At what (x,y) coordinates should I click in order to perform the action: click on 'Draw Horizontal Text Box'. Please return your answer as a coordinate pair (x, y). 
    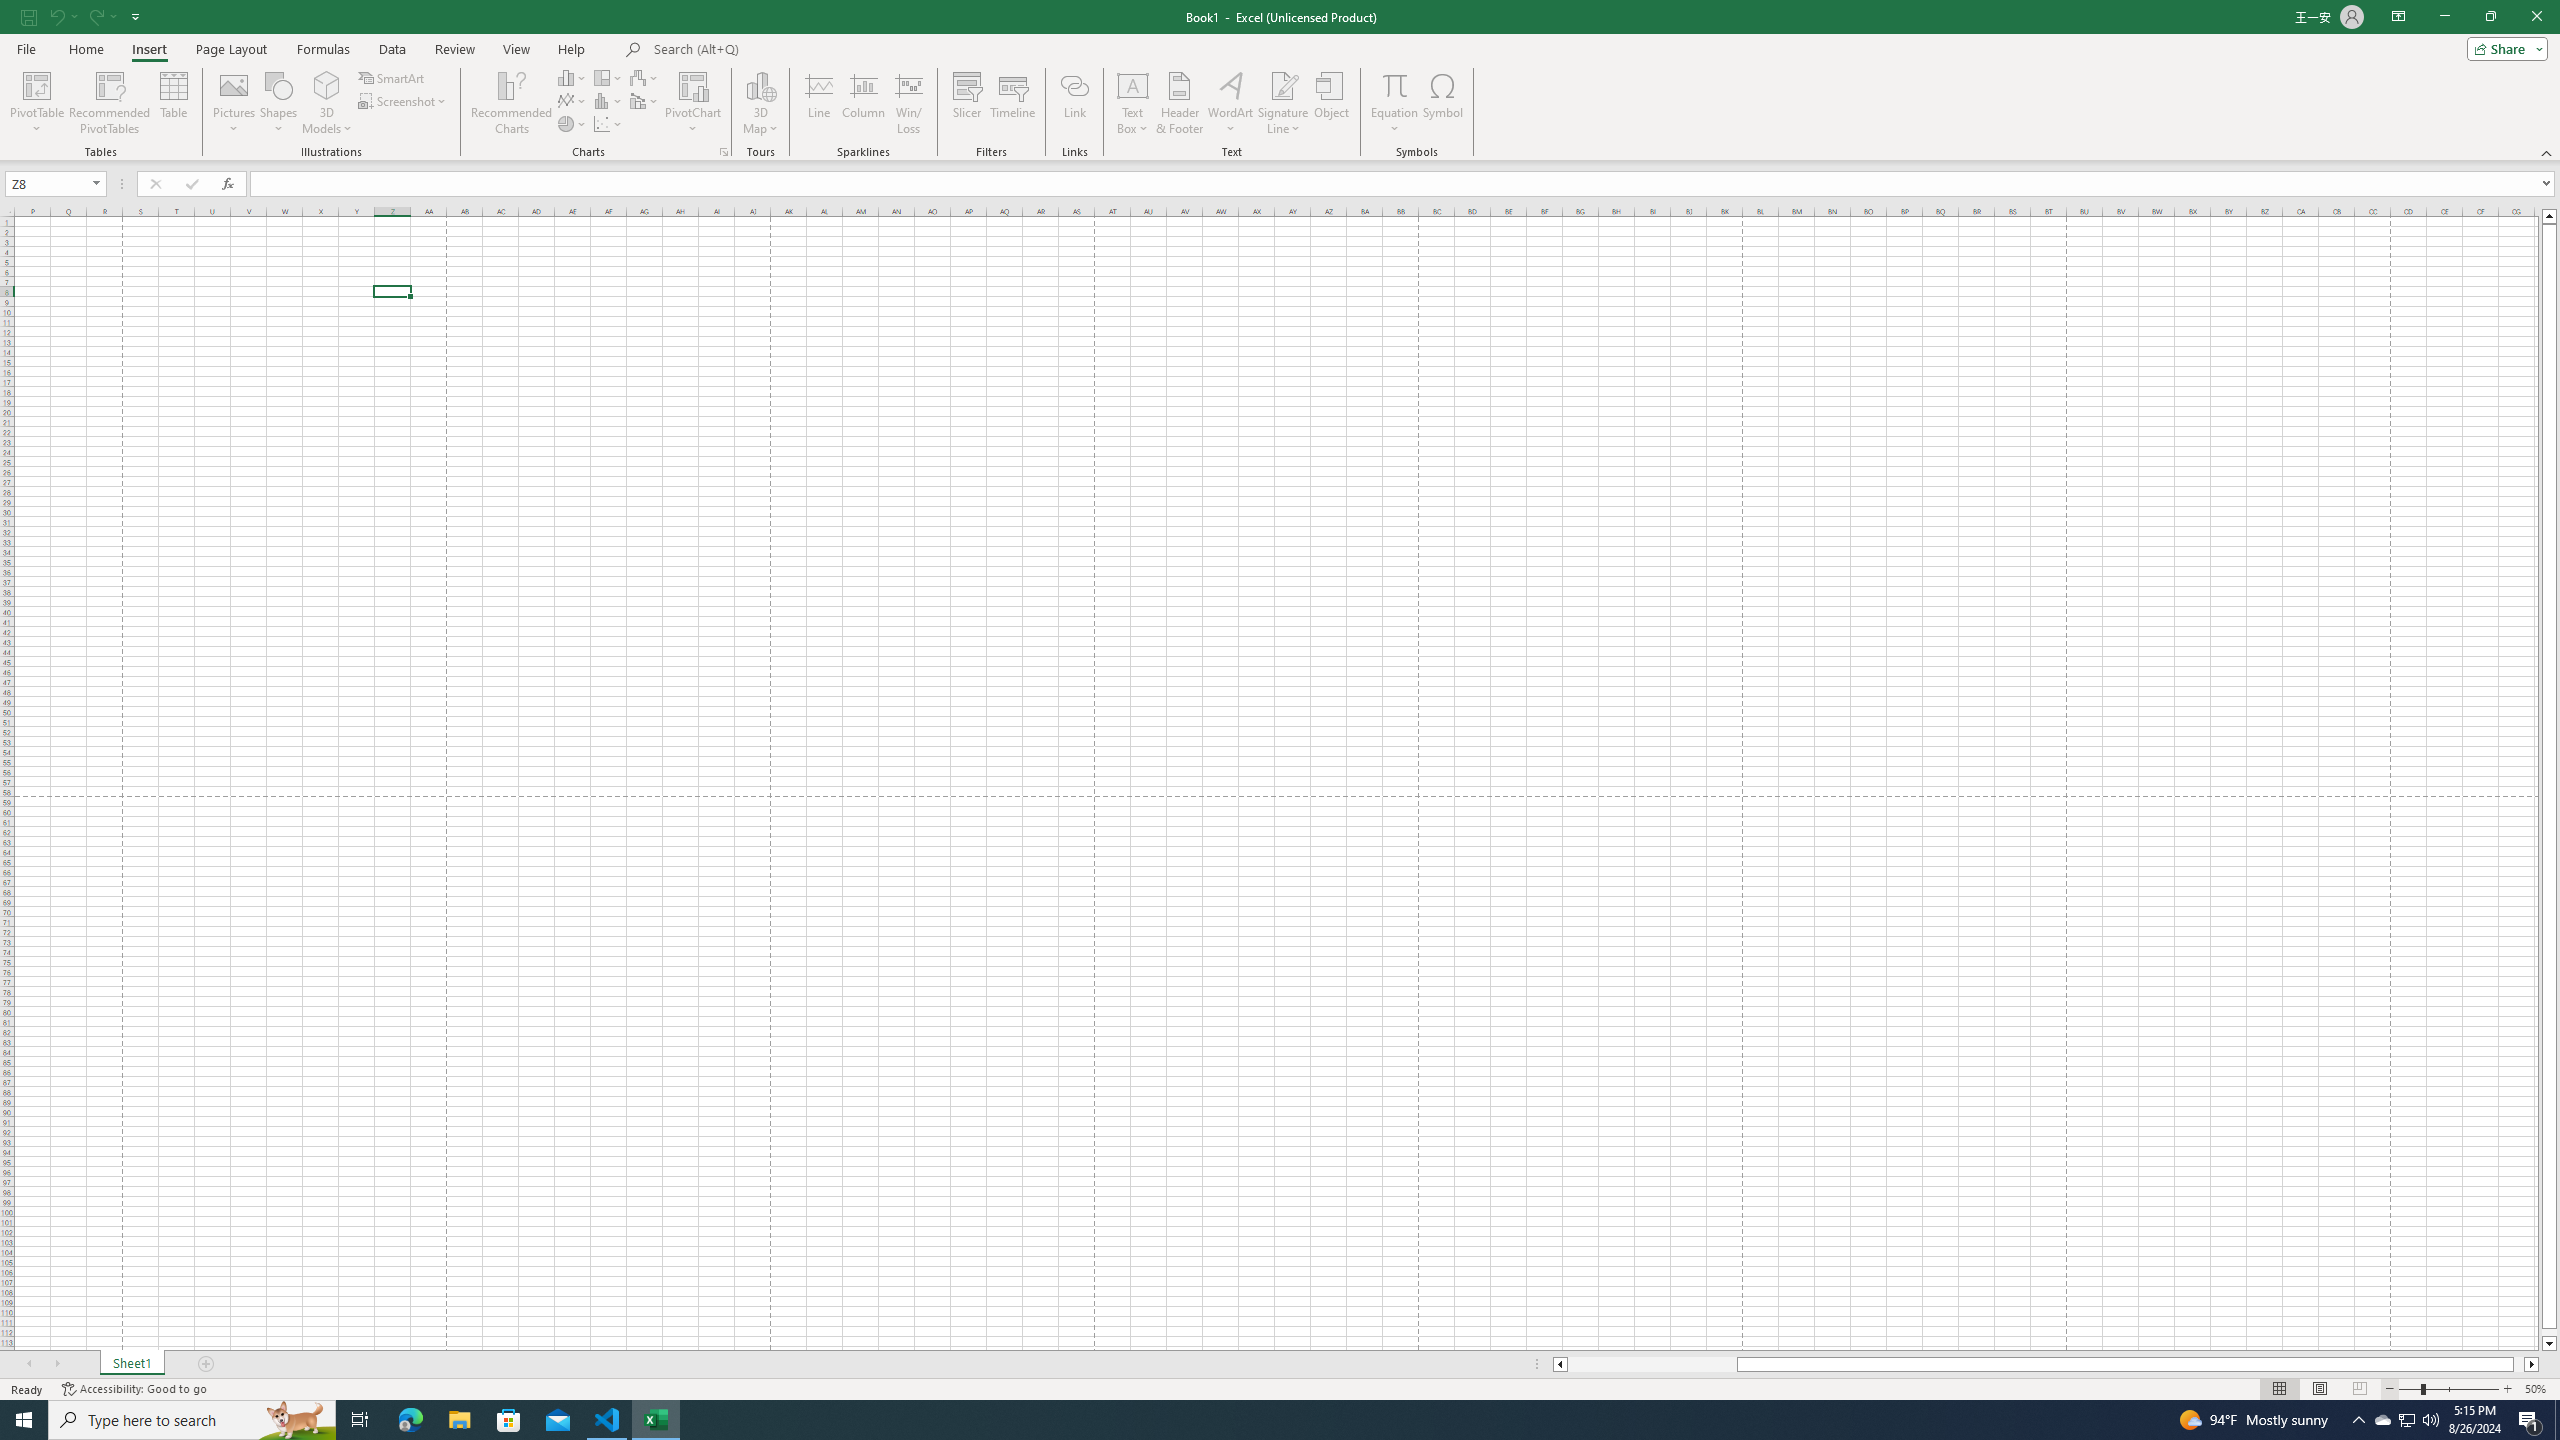
    Looking at the image, I should click on (1132, 84).